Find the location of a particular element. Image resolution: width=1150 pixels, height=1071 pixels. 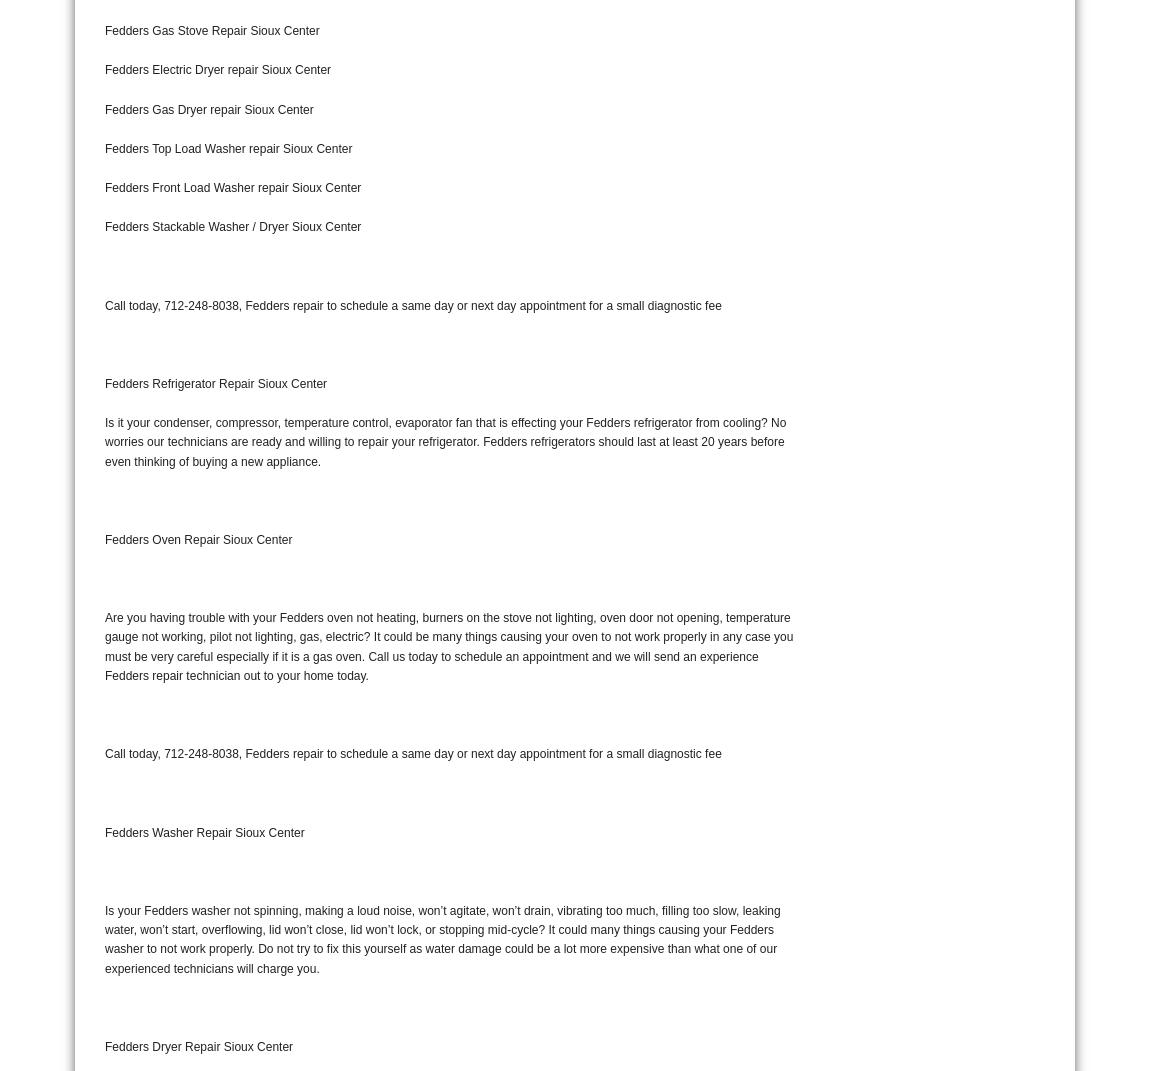

'Is your Fedders washer not spinning, making a loud noise, won’t agitate, won’t drain, vibrating too much, filling too slow, leaking water, won’t start, overflowing, lid won’t close, lid won’t lock, or stopping mid-cycle? It could many things causing your Fedders washer to not work properly. Do not try to fix this yourself as water damage could be a lot more expensive than what one of our experienced technicians will charge you.' is located at coordinates (103, 938).